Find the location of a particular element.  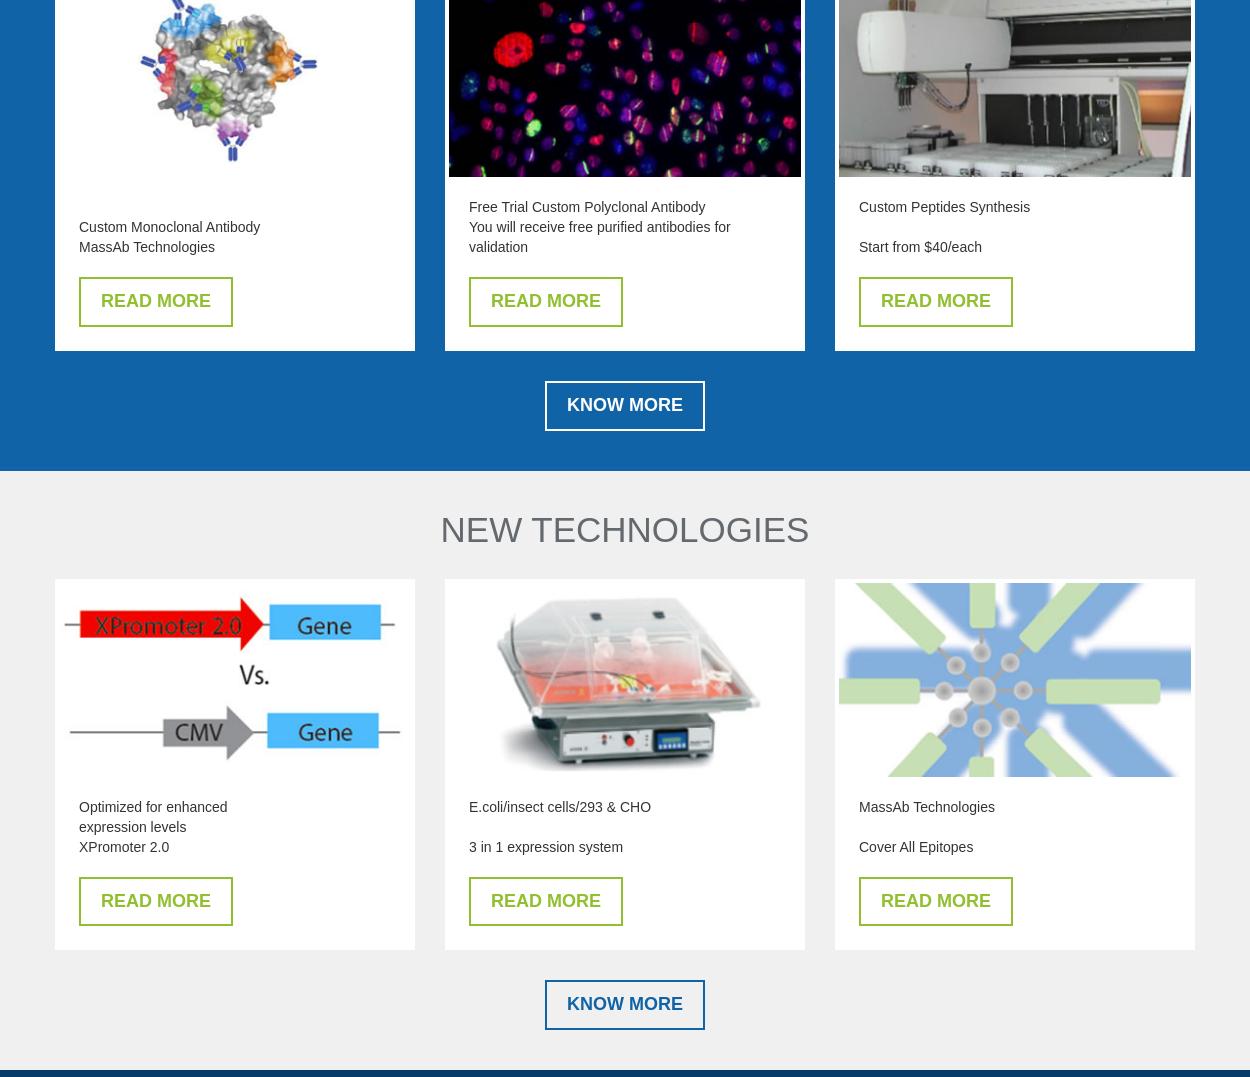

'You will receive free purified antibodies for validation' is located at coordinates (598, 237).